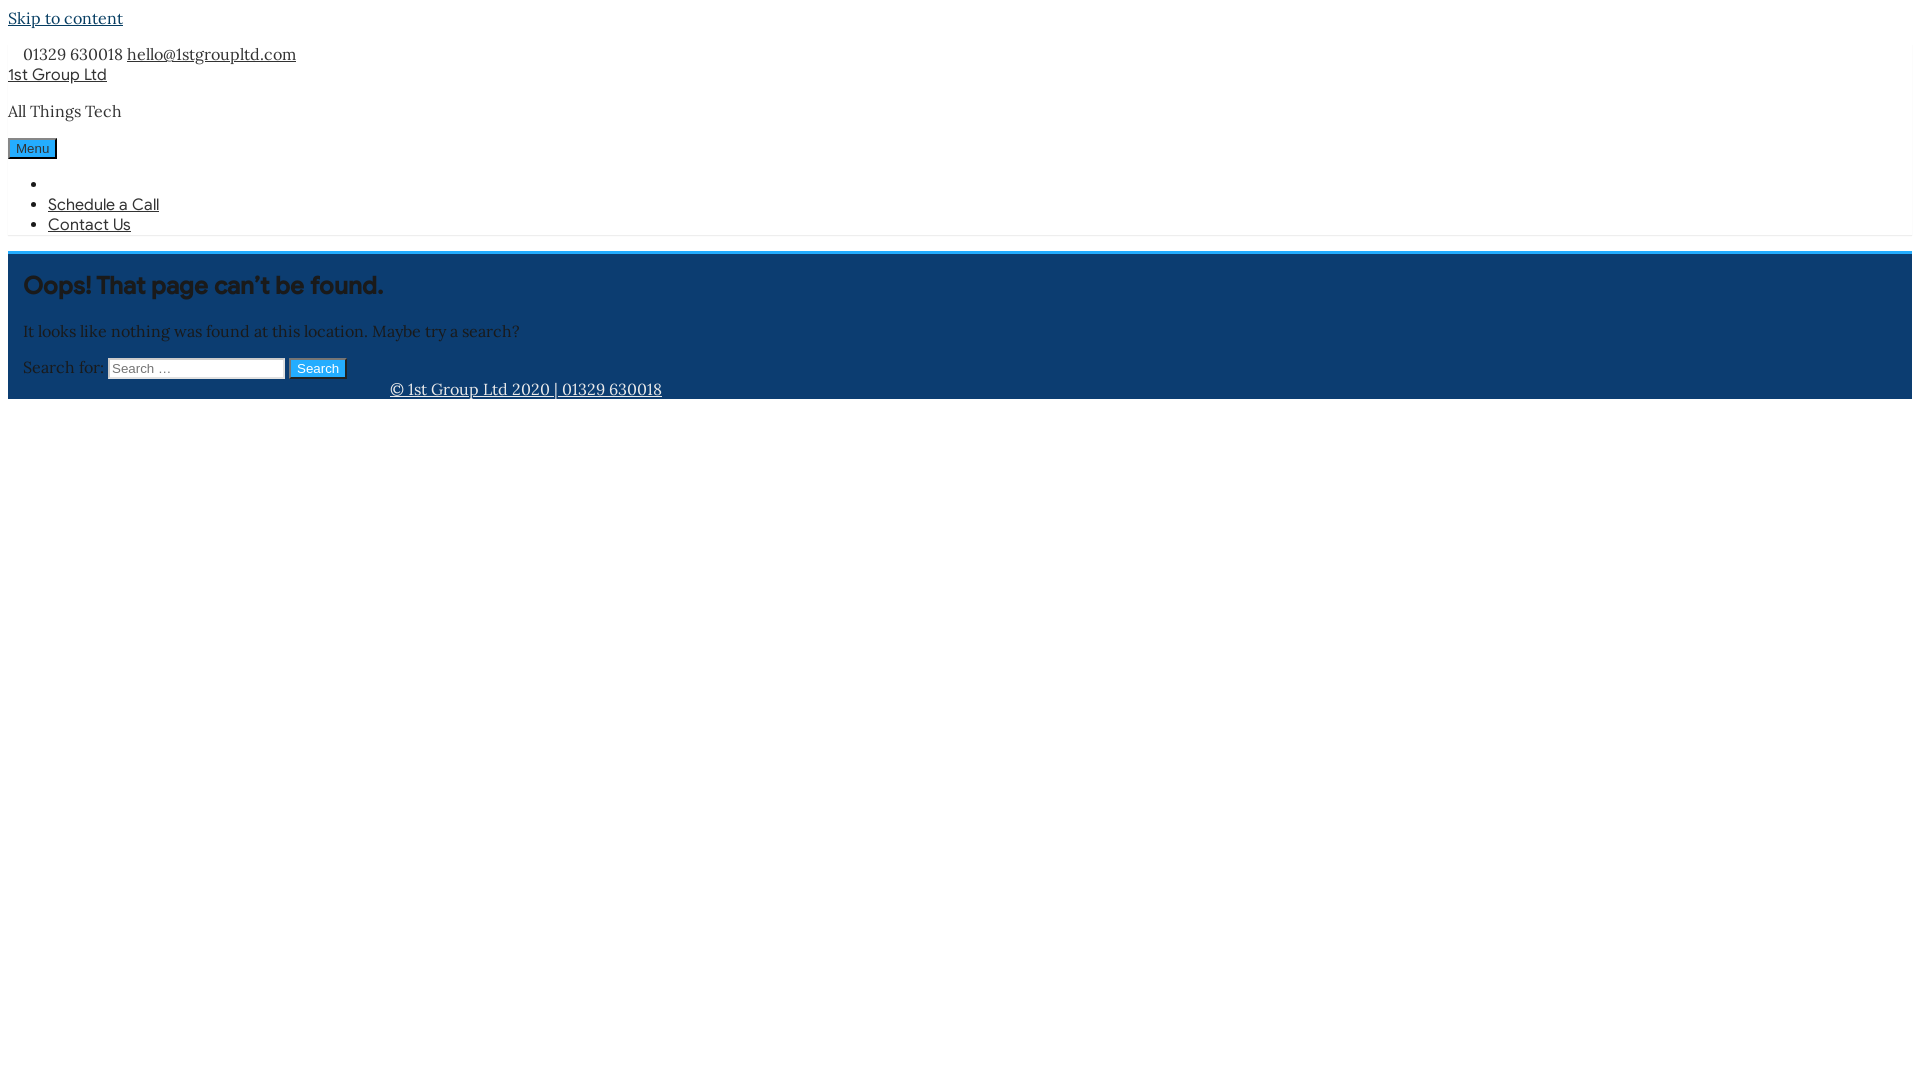 This screenshot has width=1920, height=1080. What do you see at coordinates (125, 53) in the screenshot?
I see `'hello@1stgroupltd.com'` at bounding box center [125, 53].